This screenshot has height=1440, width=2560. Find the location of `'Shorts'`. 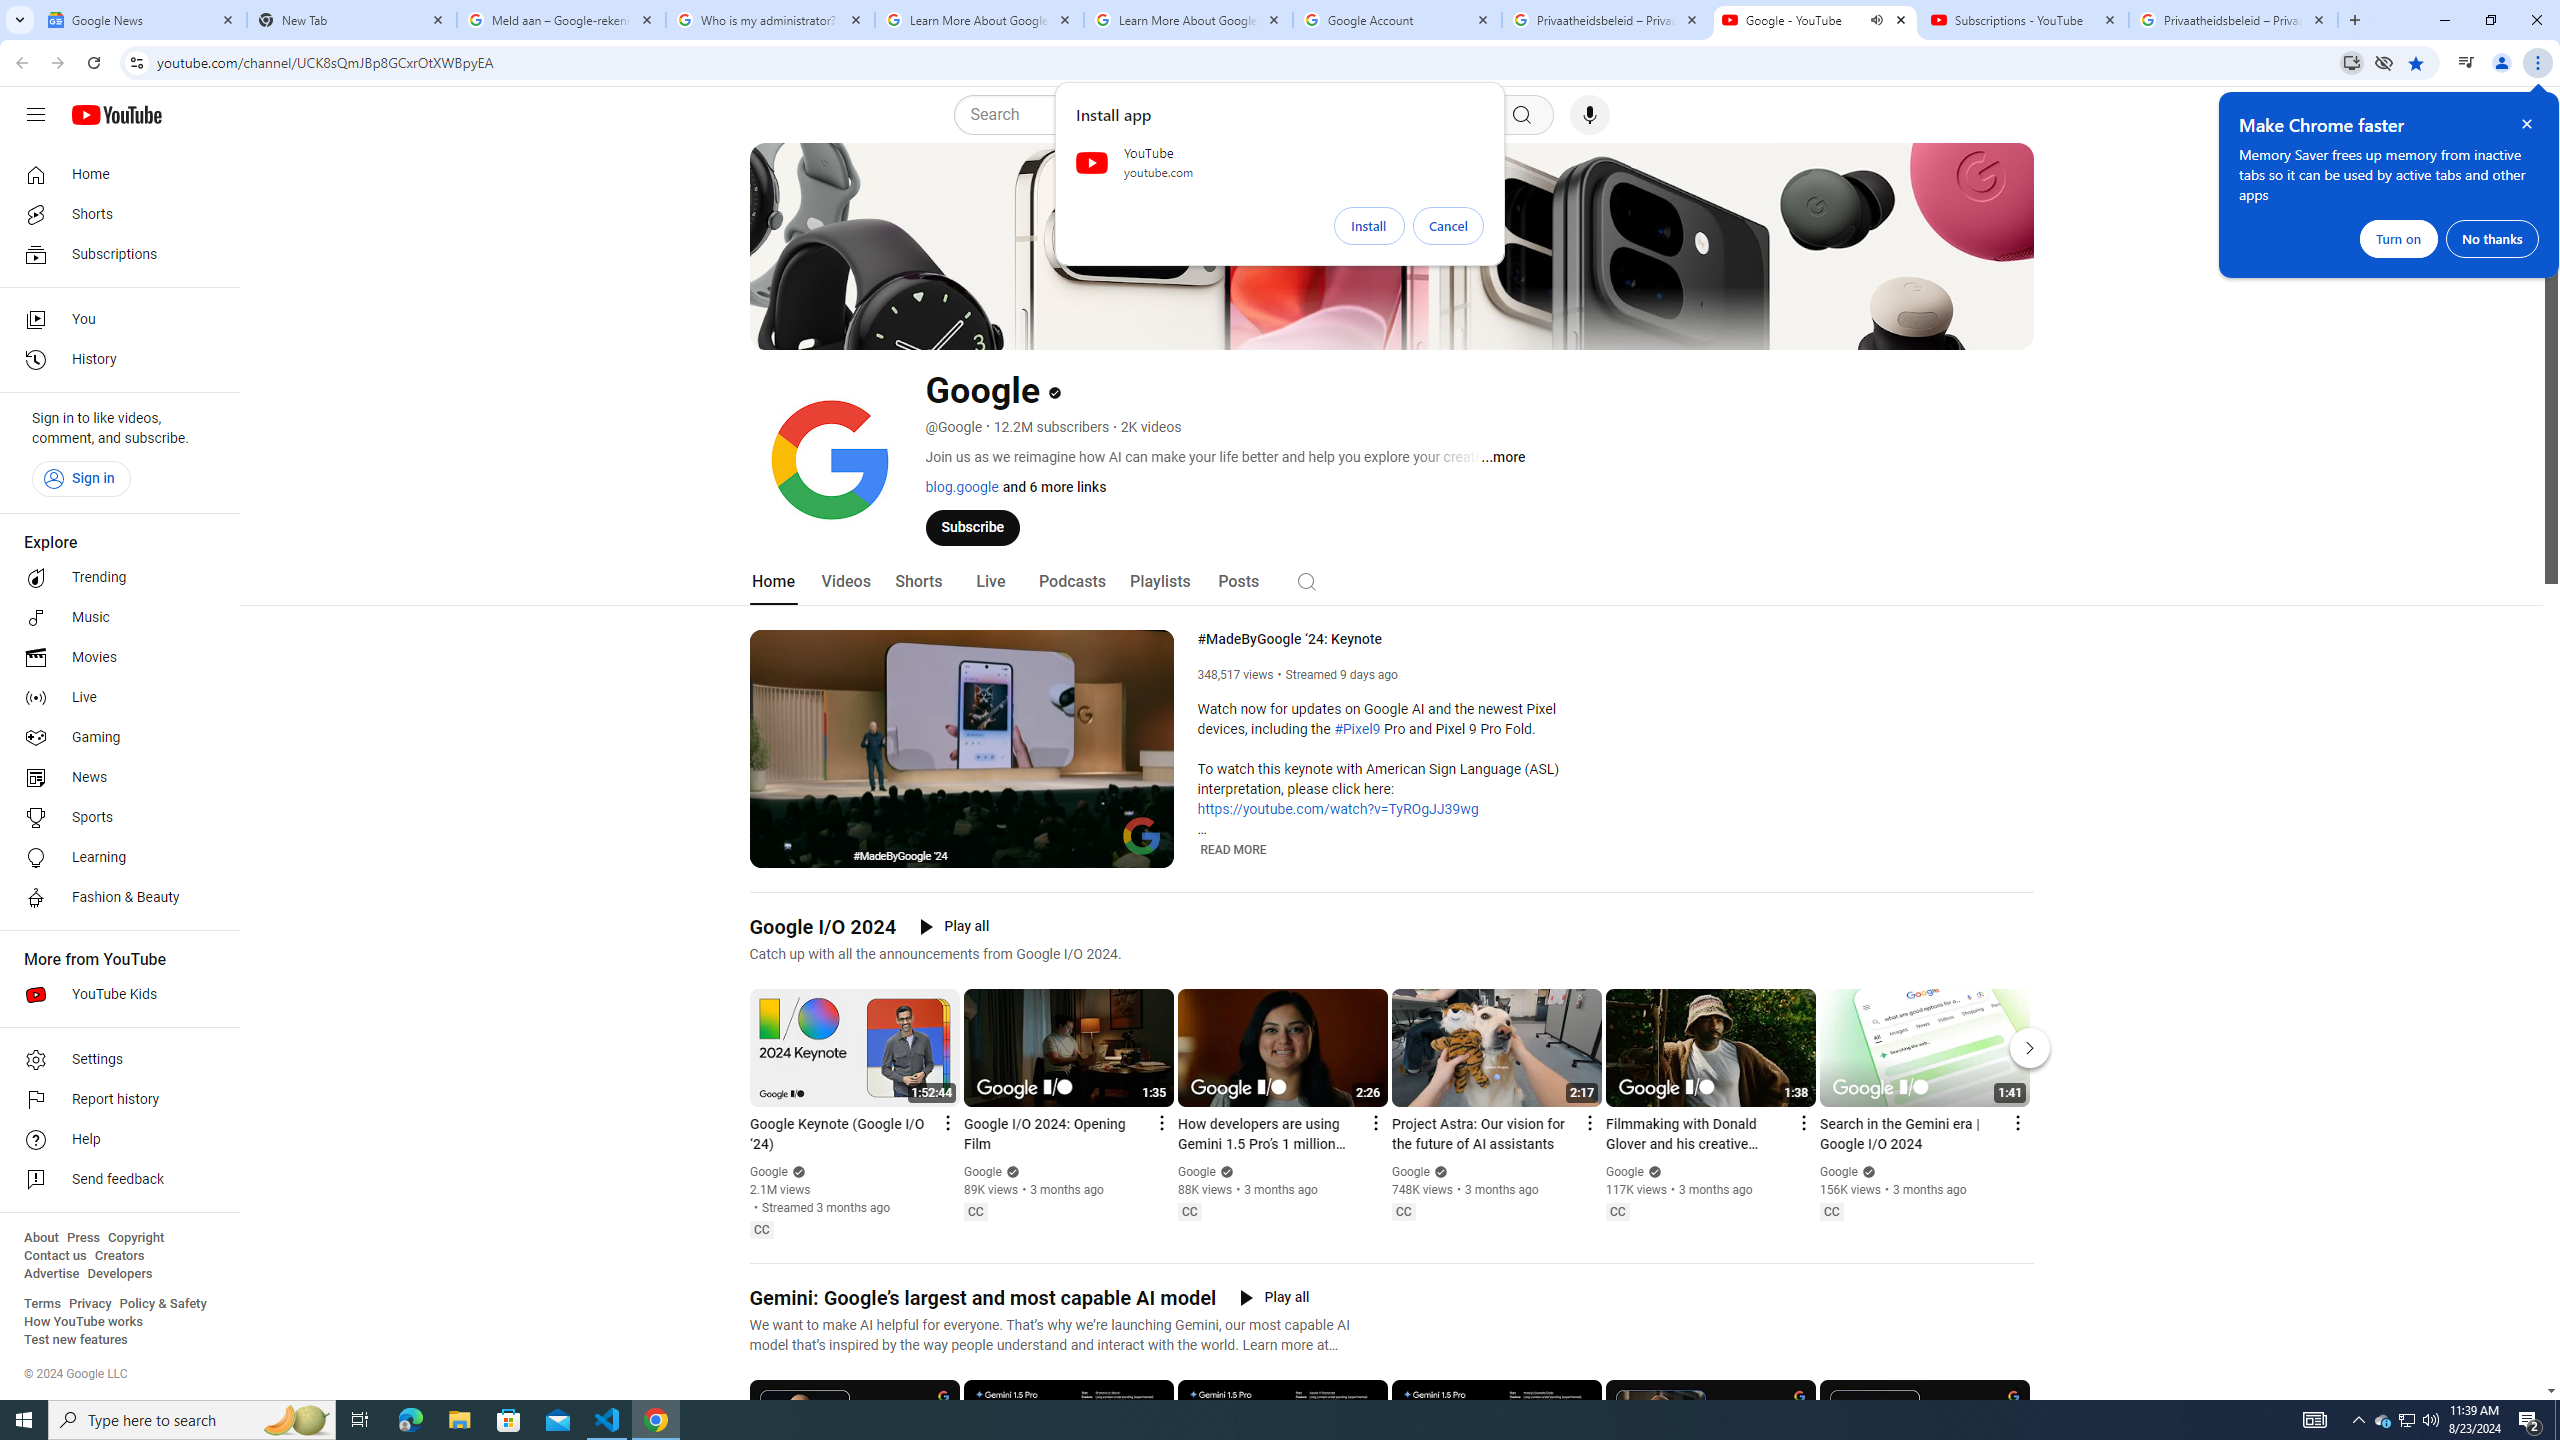

'Shorts' is located at coordinates (917, 581).